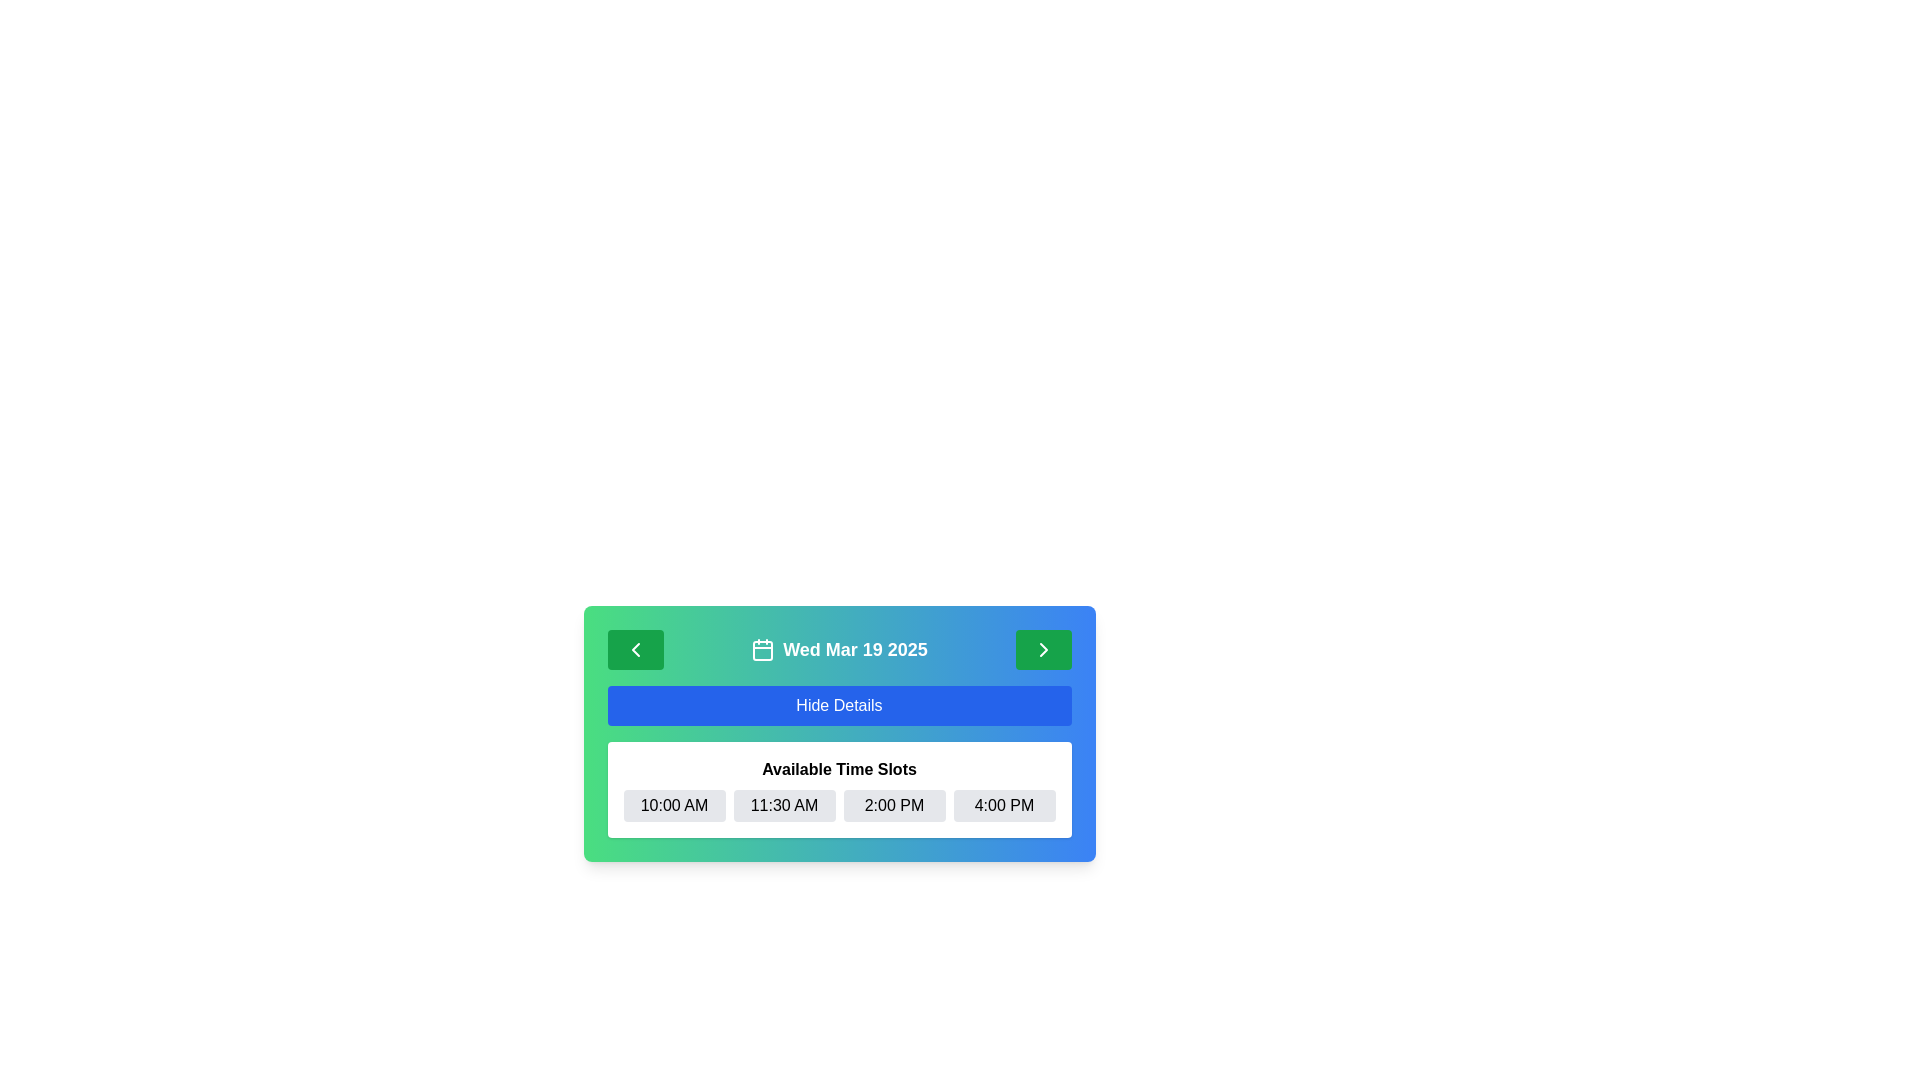 The width and height of the screenshot is (1920, 1080). Describe the element at coordinates (839, 650) in the screenshot. I see `the Text with icon label that displays the selected date, located at the center of the header widget` at that location.